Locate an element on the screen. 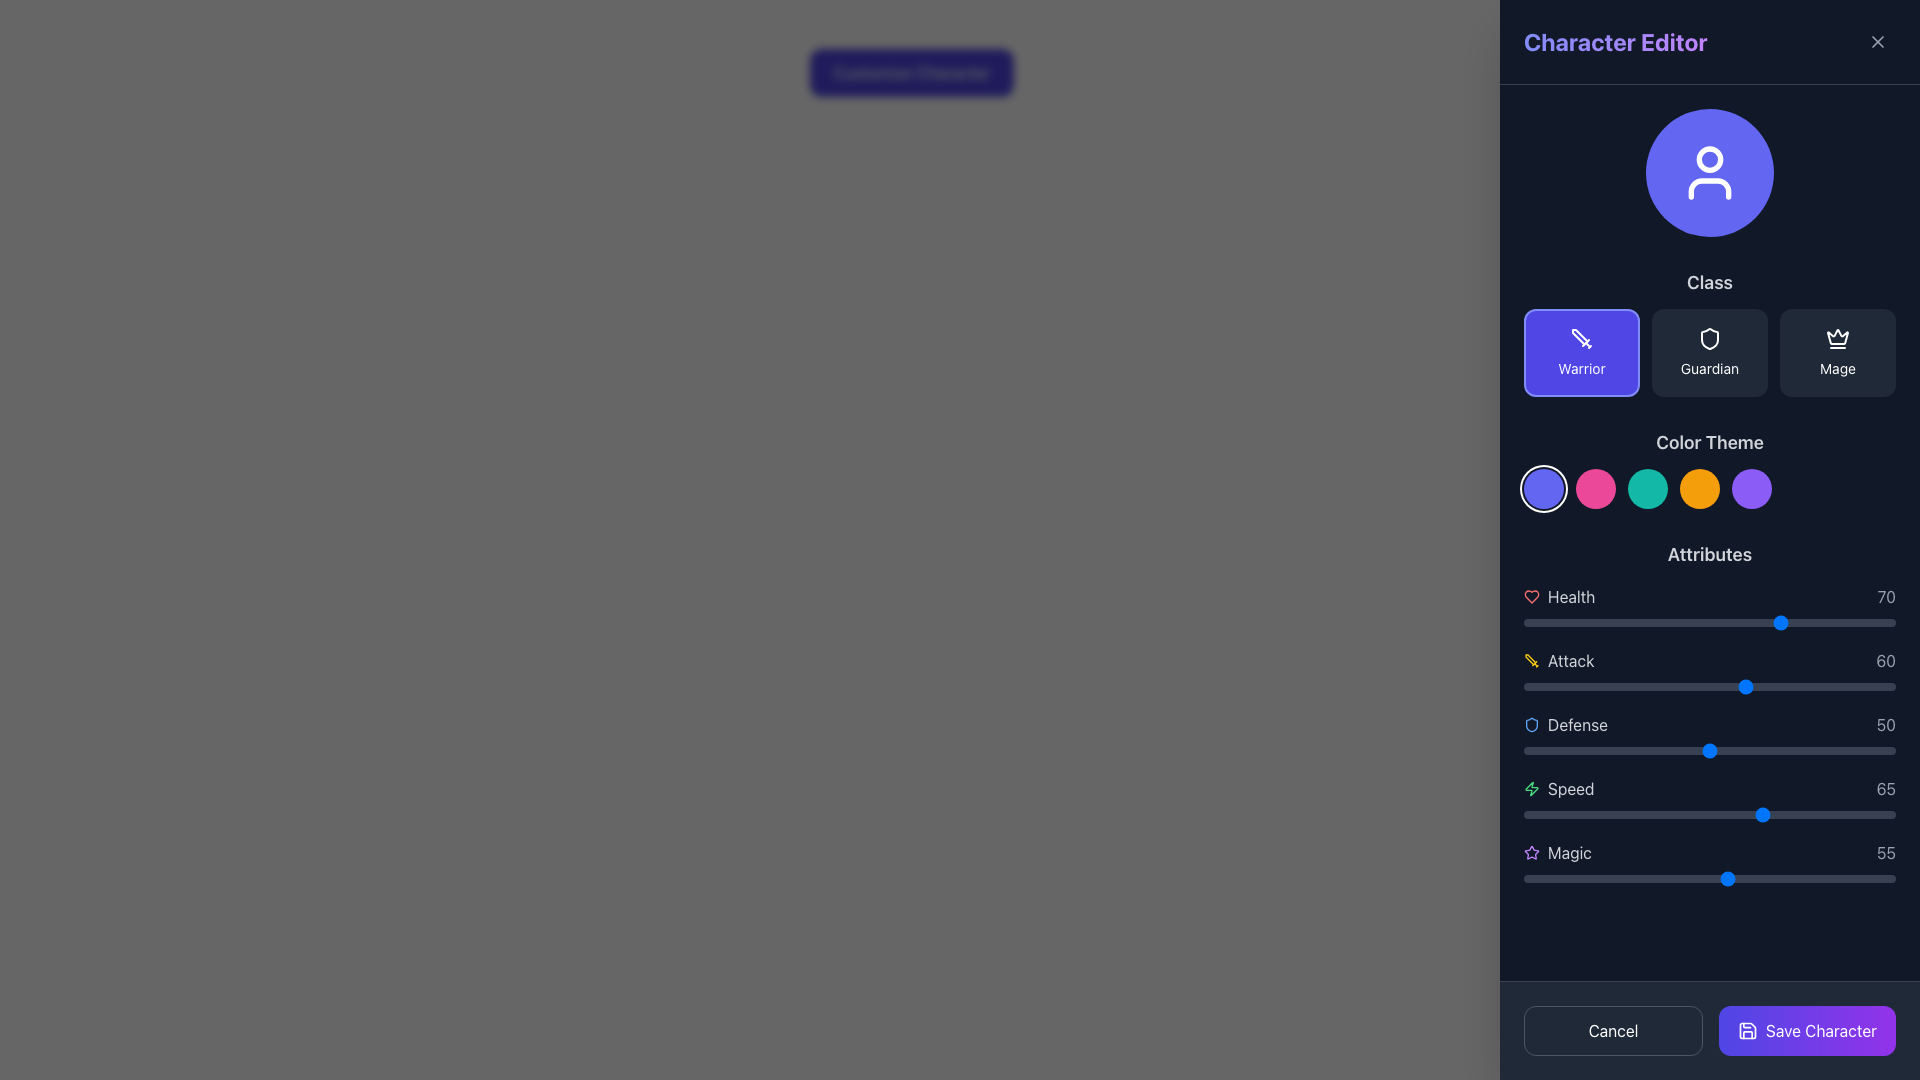 The image size is (1920, 1080). the defense attribute is located at coordinates (1765, 751).